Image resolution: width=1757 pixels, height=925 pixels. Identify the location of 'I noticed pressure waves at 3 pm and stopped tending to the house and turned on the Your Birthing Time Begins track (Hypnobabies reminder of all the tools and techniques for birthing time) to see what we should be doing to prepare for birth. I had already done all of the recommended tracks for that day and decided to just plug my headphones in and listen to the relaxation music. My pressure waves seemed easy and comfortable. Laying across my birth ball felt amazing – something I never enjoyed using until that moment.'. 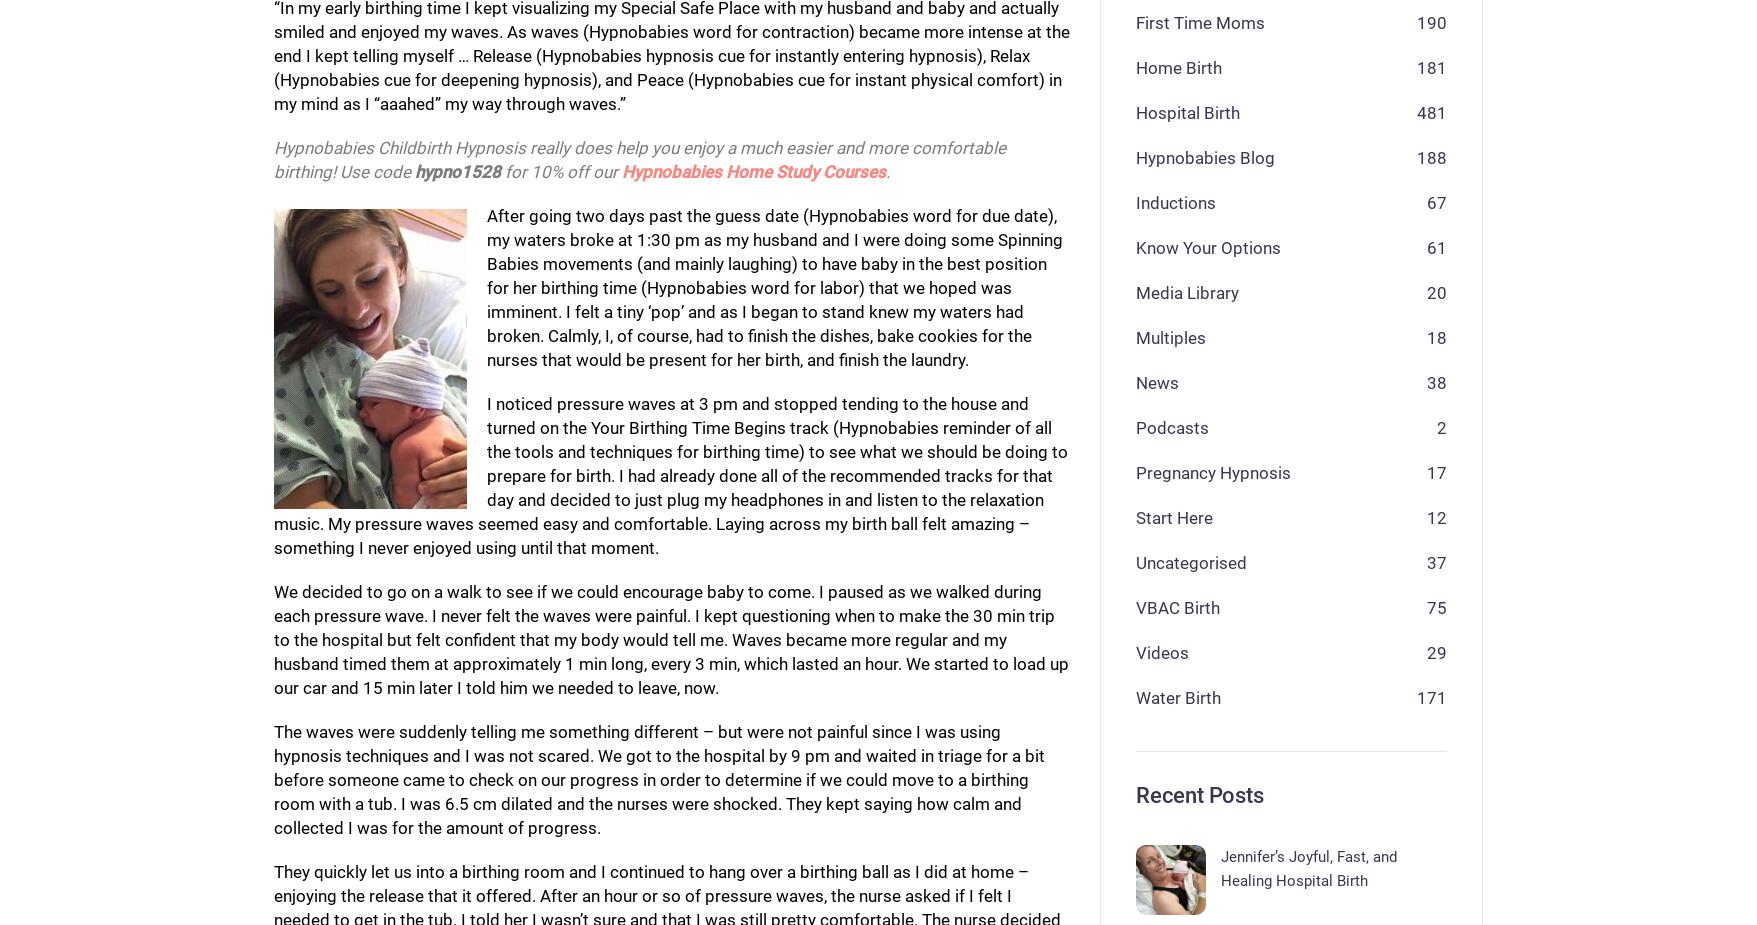
(668, 474).